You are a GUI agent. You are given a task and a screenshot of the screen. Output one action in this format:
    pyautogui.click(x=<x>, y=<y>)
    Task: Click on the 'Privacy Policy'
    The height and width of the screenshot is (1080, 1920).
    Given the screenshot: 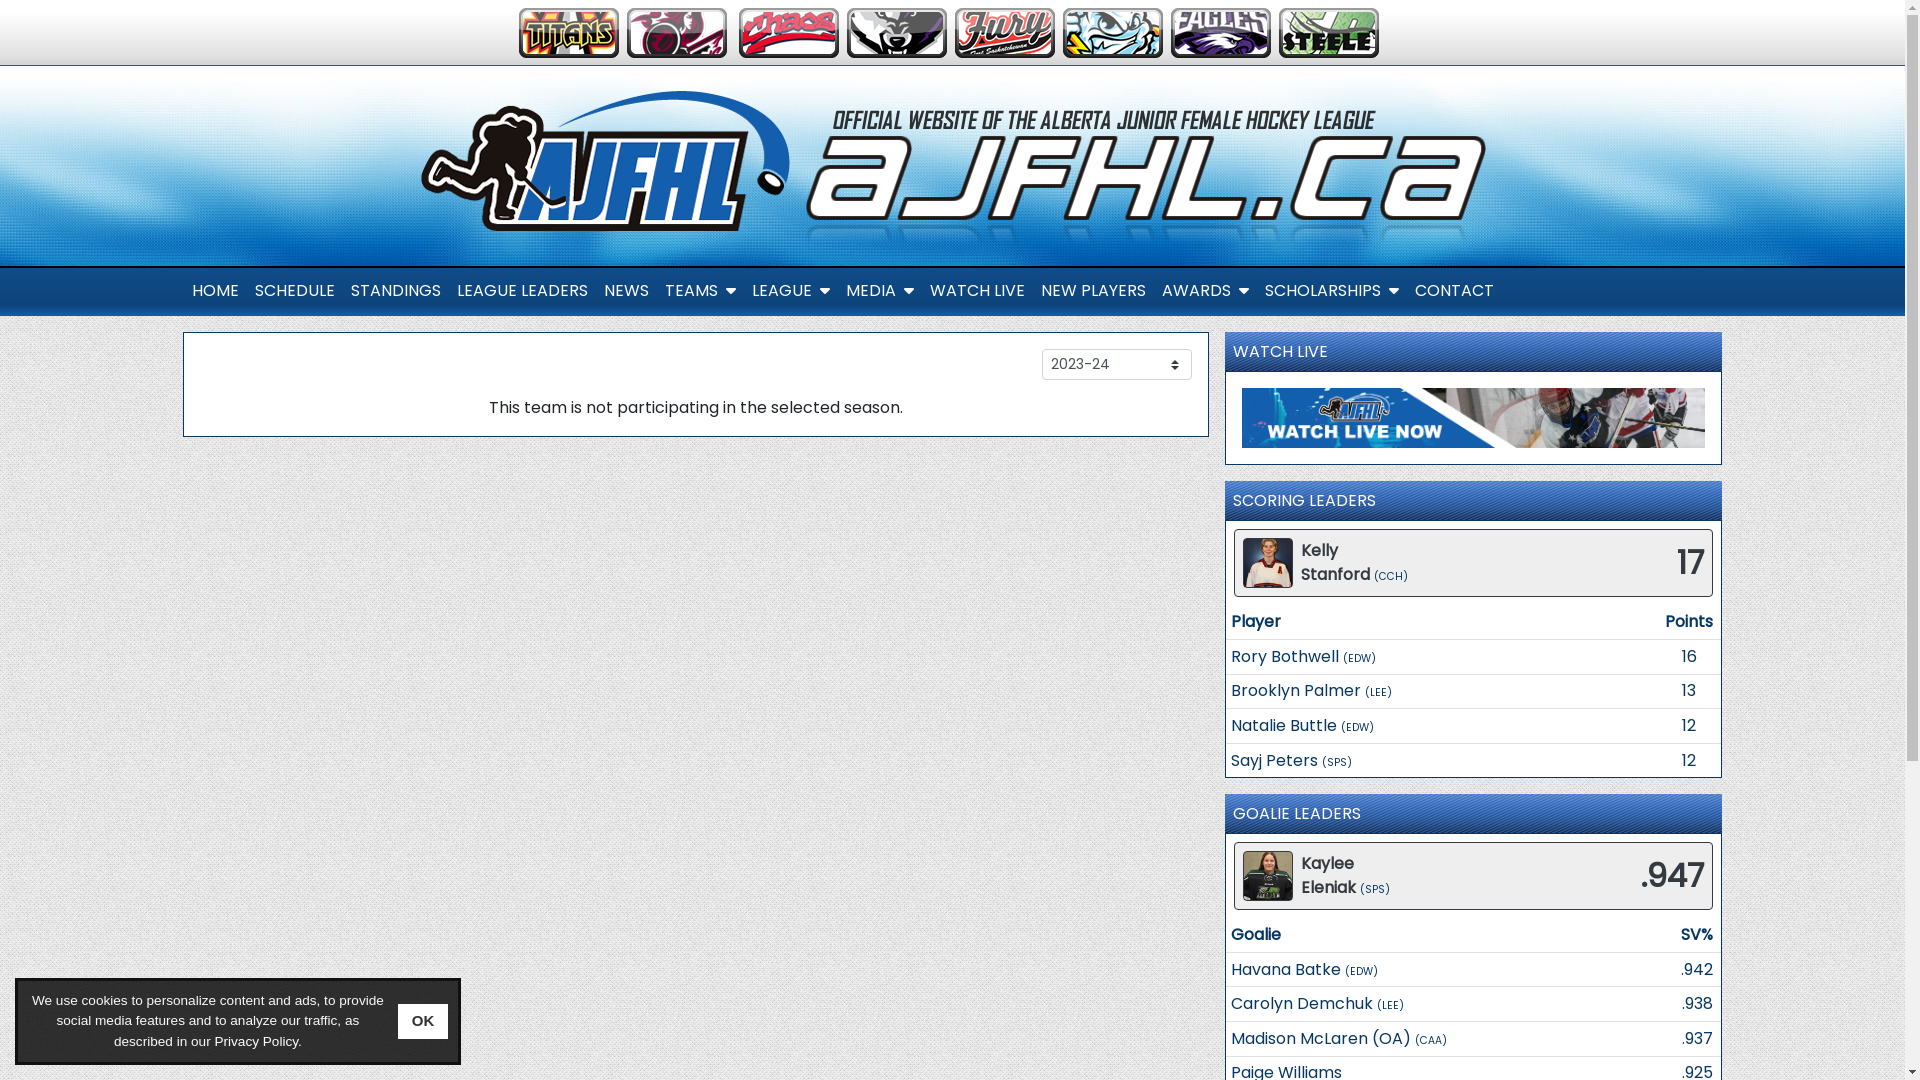 What is the action you would take?
    pyautogui.click(x=254, y=1040)
    